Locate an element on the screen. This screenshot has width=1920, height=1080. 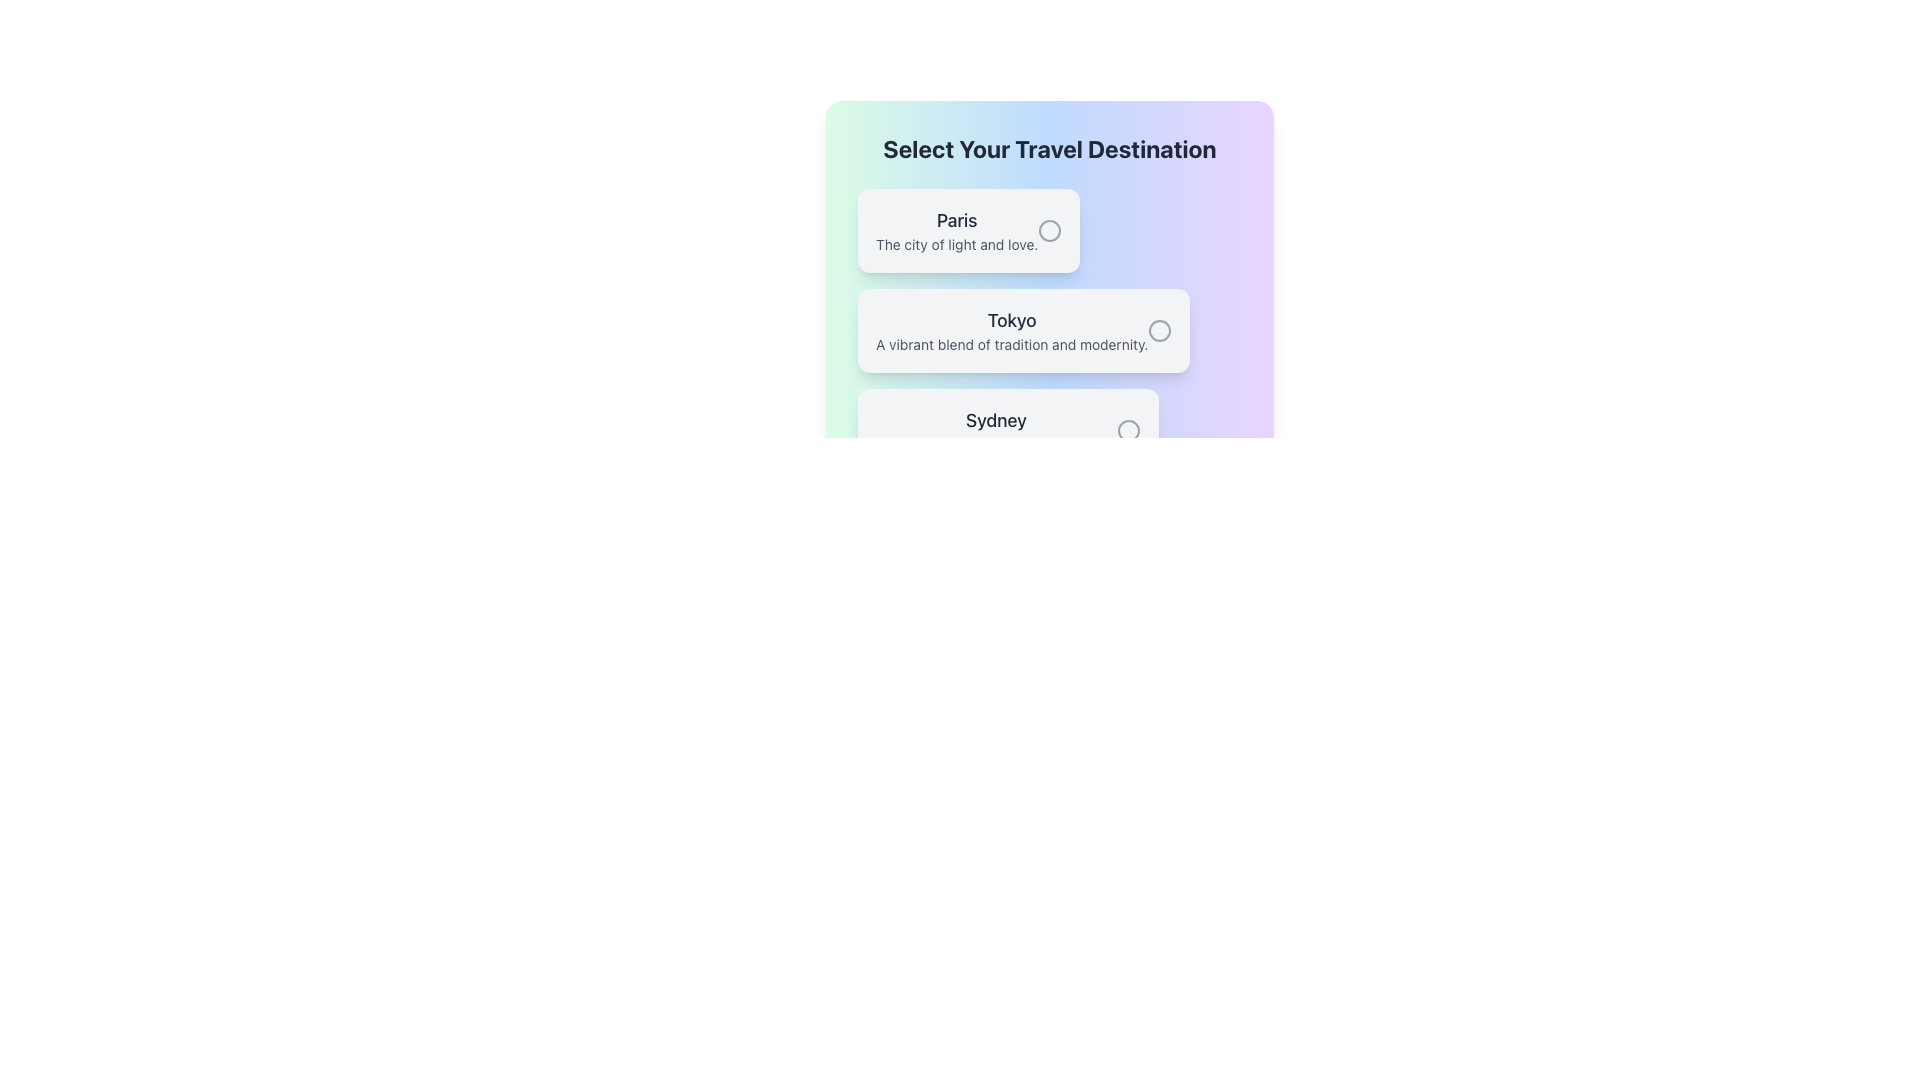
the bold, large-sized text heading that reads 'Select Your Travel Destination', which is styled with a dark gray color on a pastel gradient background and is centrally located on the interface is located at coordinates (1049, 148).